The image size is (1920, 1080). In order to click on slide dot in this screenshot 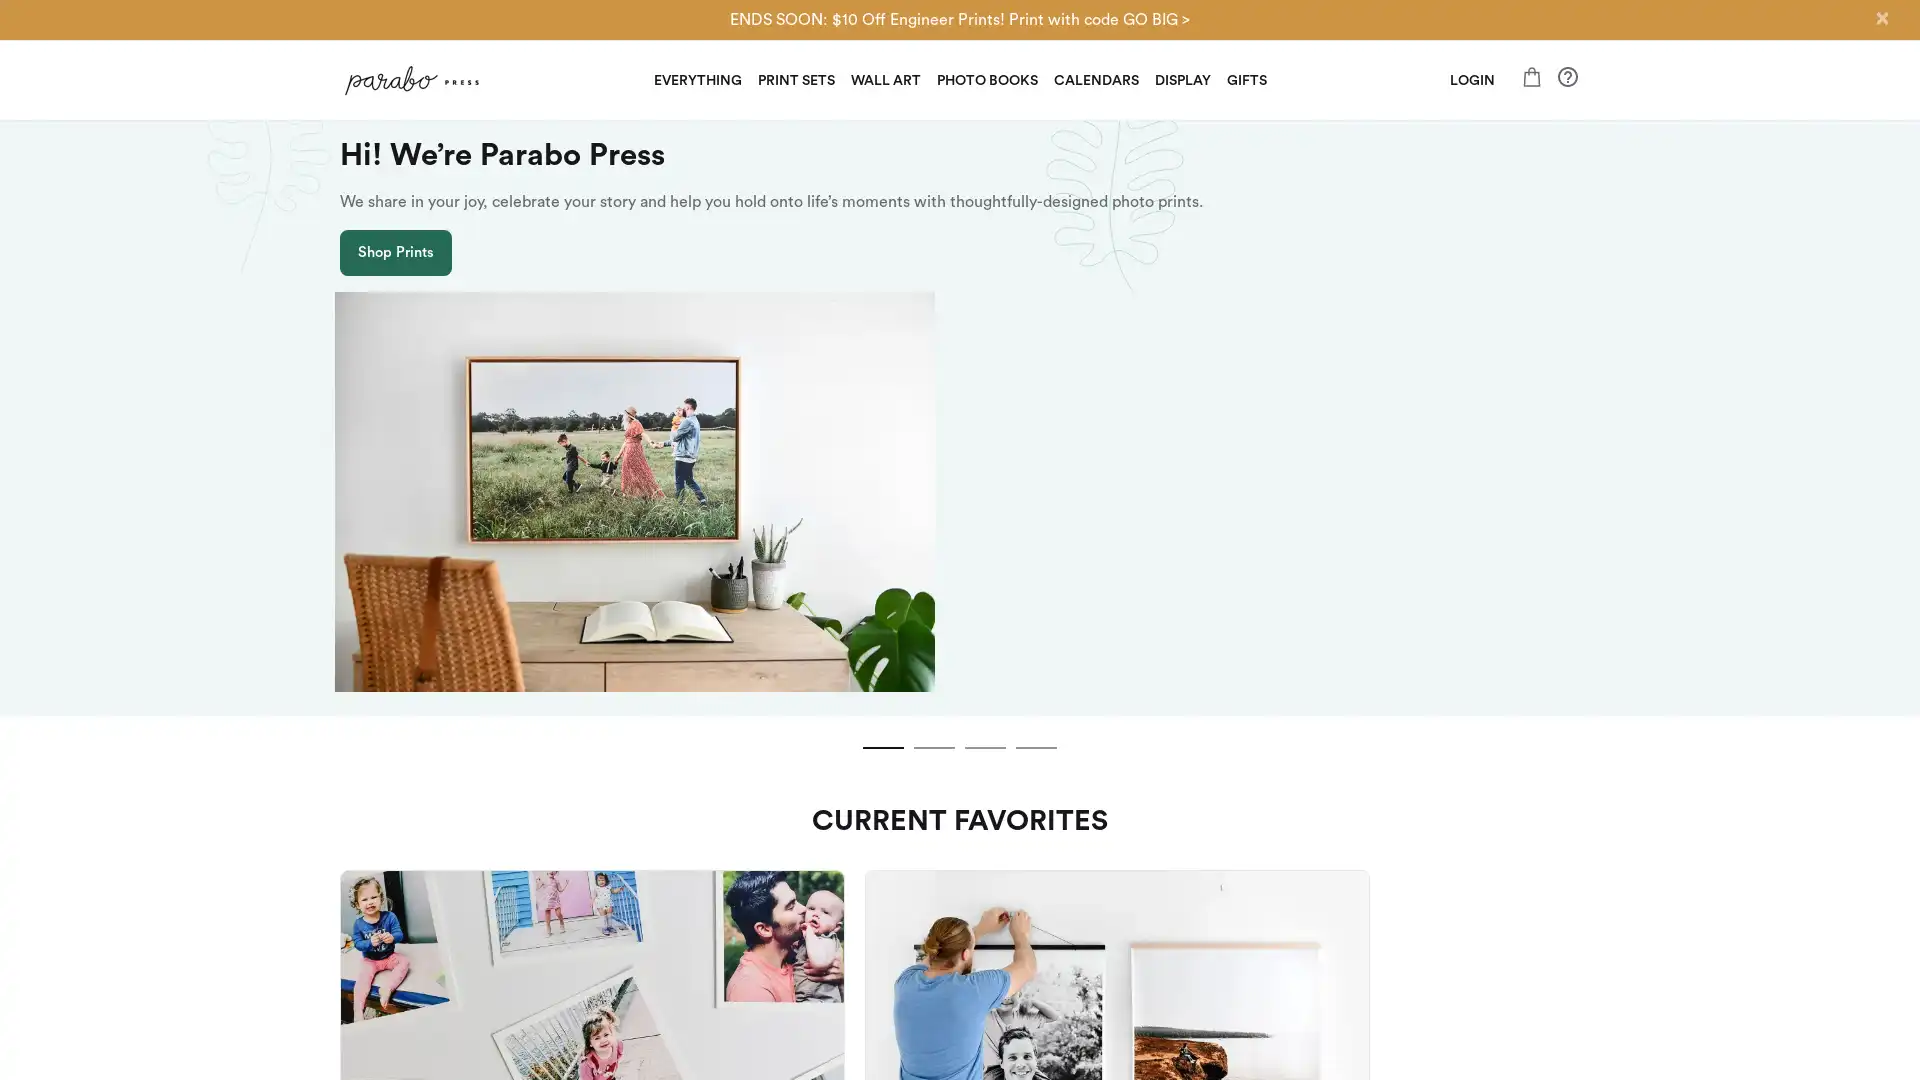, I will do `click(989, 552)`.